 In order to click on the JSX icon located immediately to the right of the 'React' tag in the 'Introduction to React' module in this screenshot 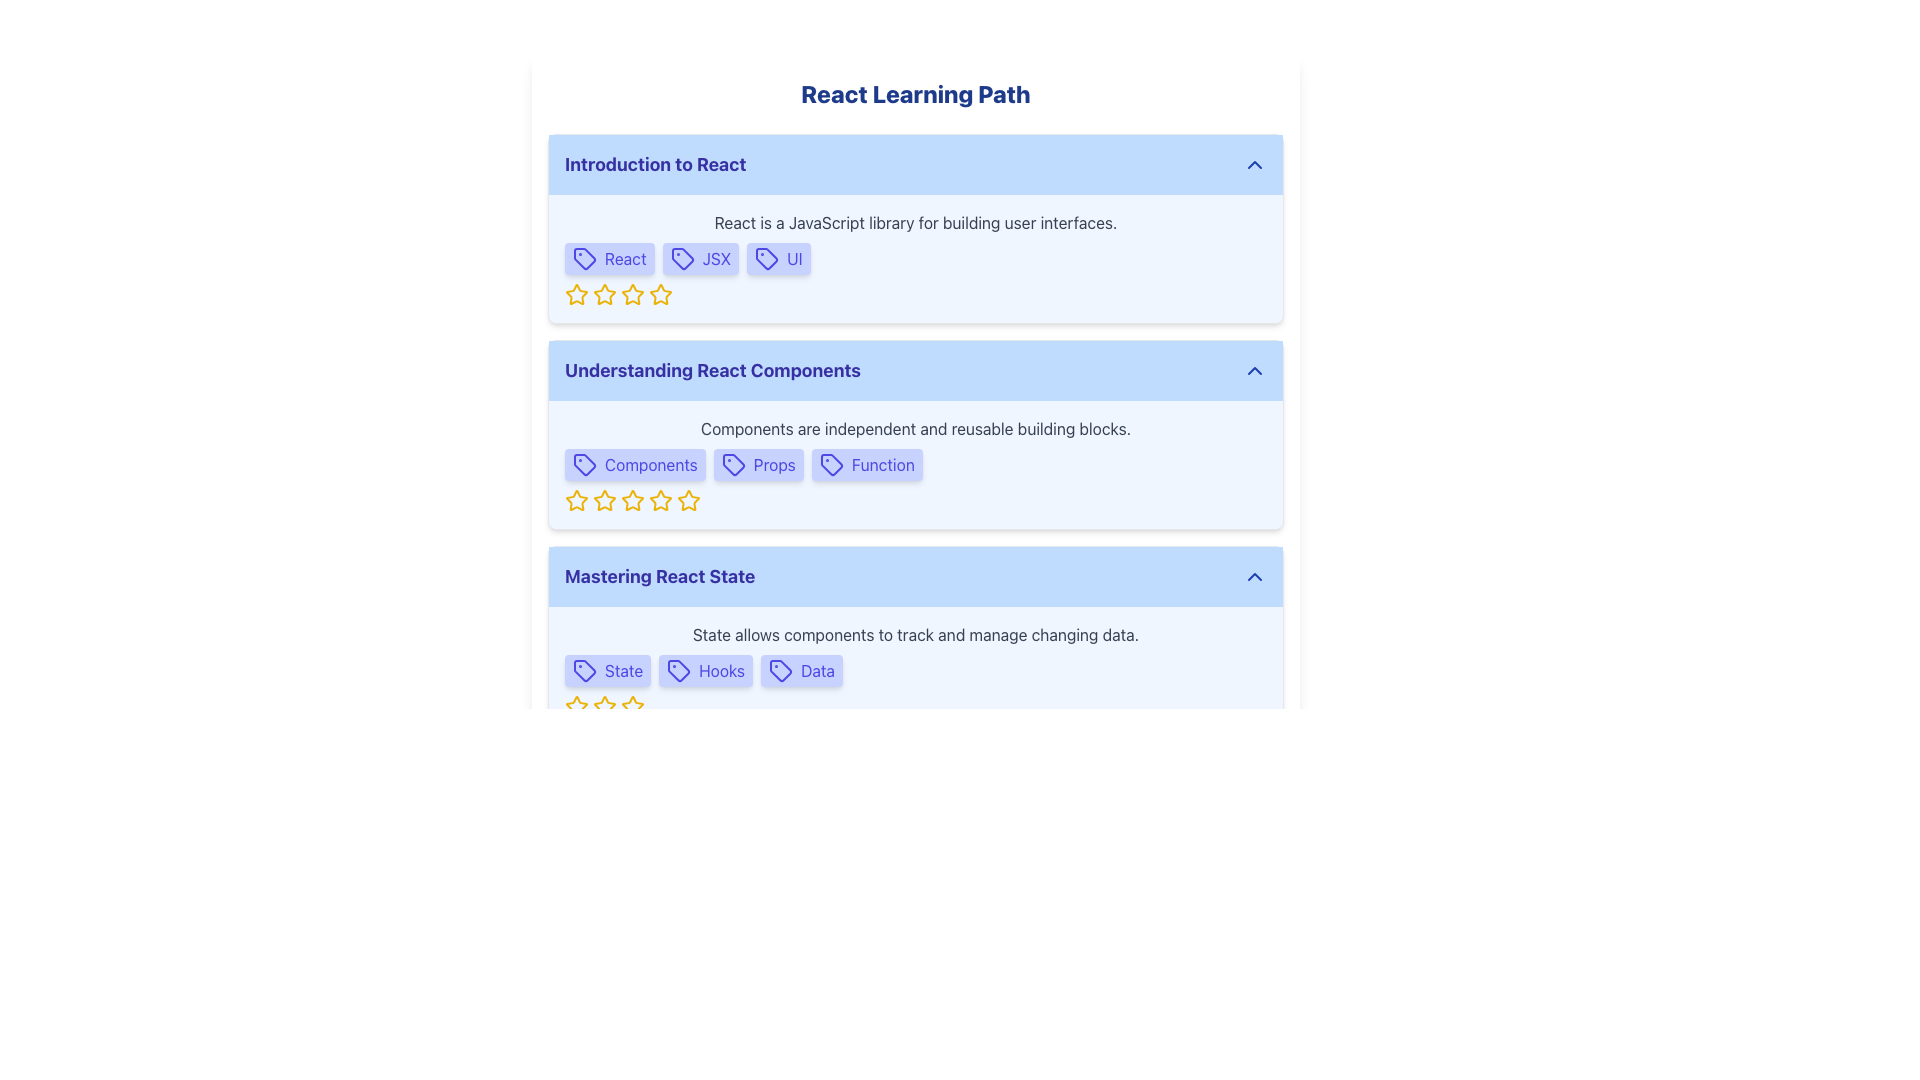, I will do `click(682, 257)`.